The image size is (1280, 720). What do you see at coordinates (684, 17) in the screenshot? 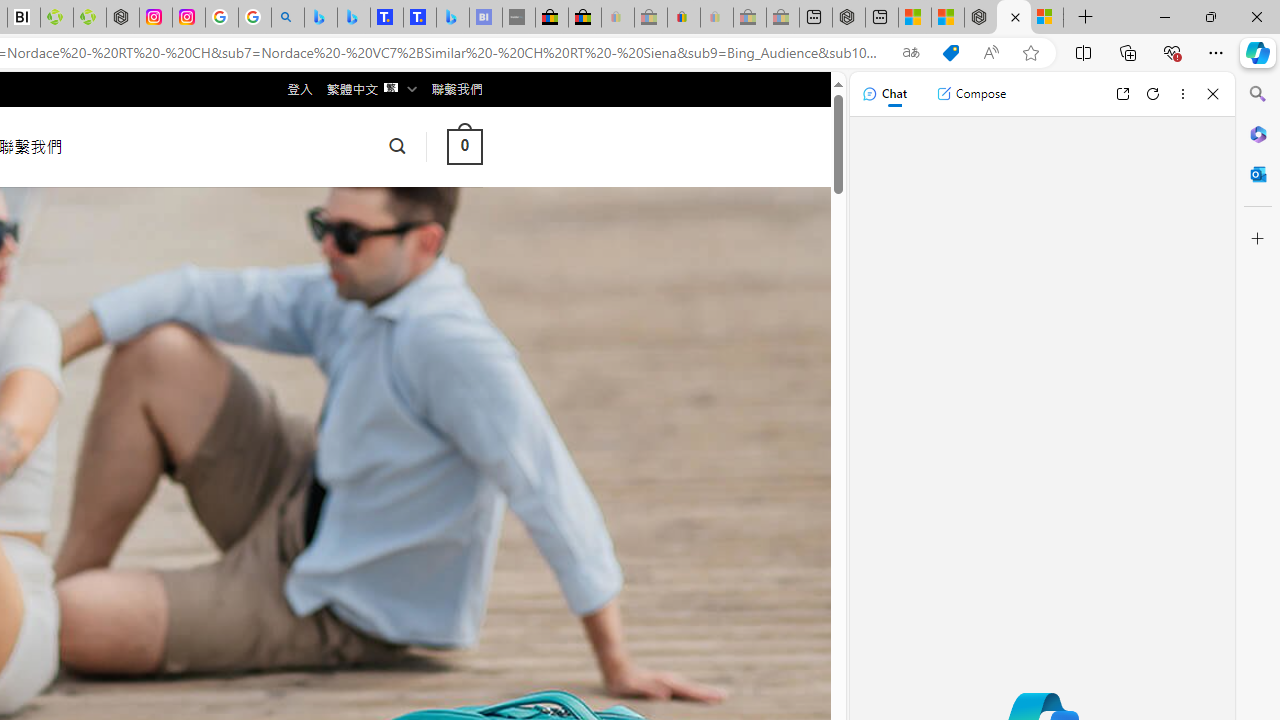
I see `'Threats and offensive language policy | eBay'` at bounding box center [684, 17].